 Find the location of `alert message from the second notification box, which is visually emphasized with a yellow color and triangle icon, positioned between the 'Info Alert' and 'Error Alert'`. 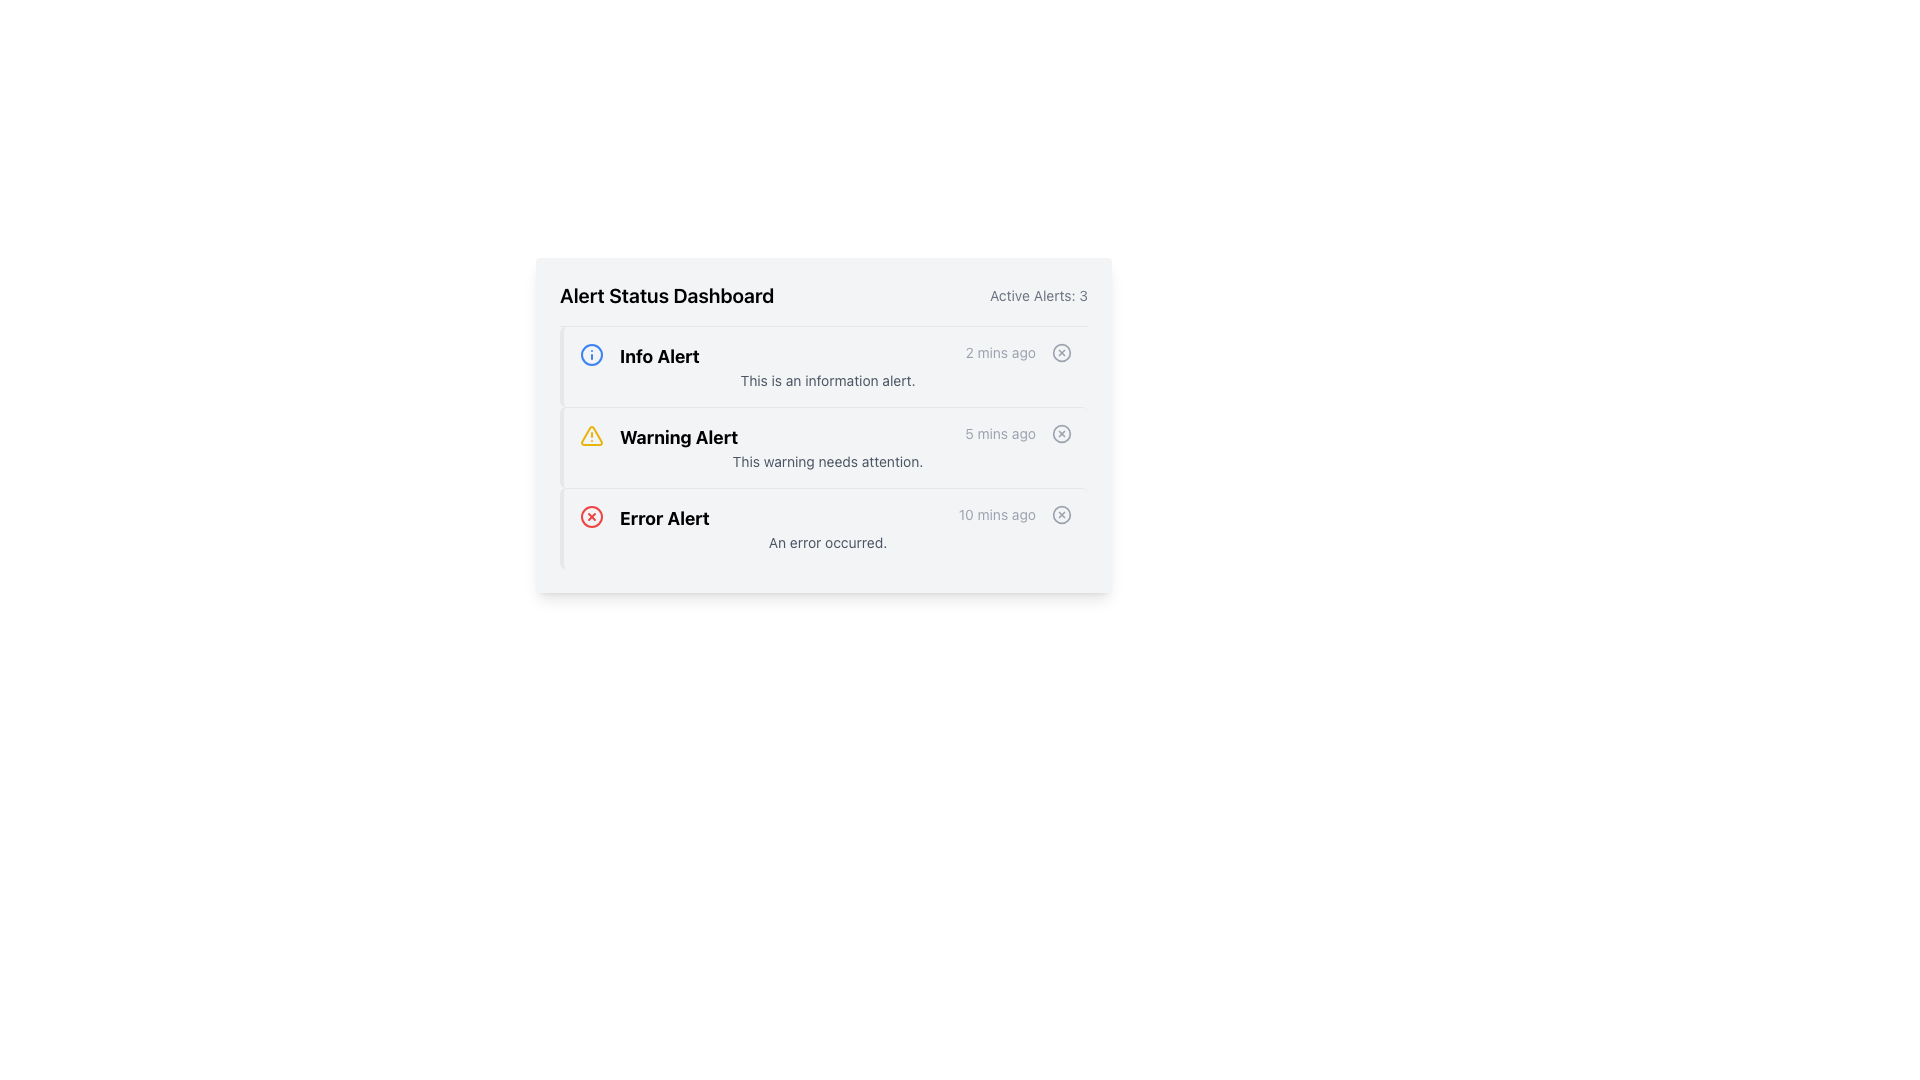

alert message from the second notification box, which is visually emphasized with a yellow color and triangle icon, positioned between the 'Info Alert' and 'Error Alert' is located at coordinates (824, 446).